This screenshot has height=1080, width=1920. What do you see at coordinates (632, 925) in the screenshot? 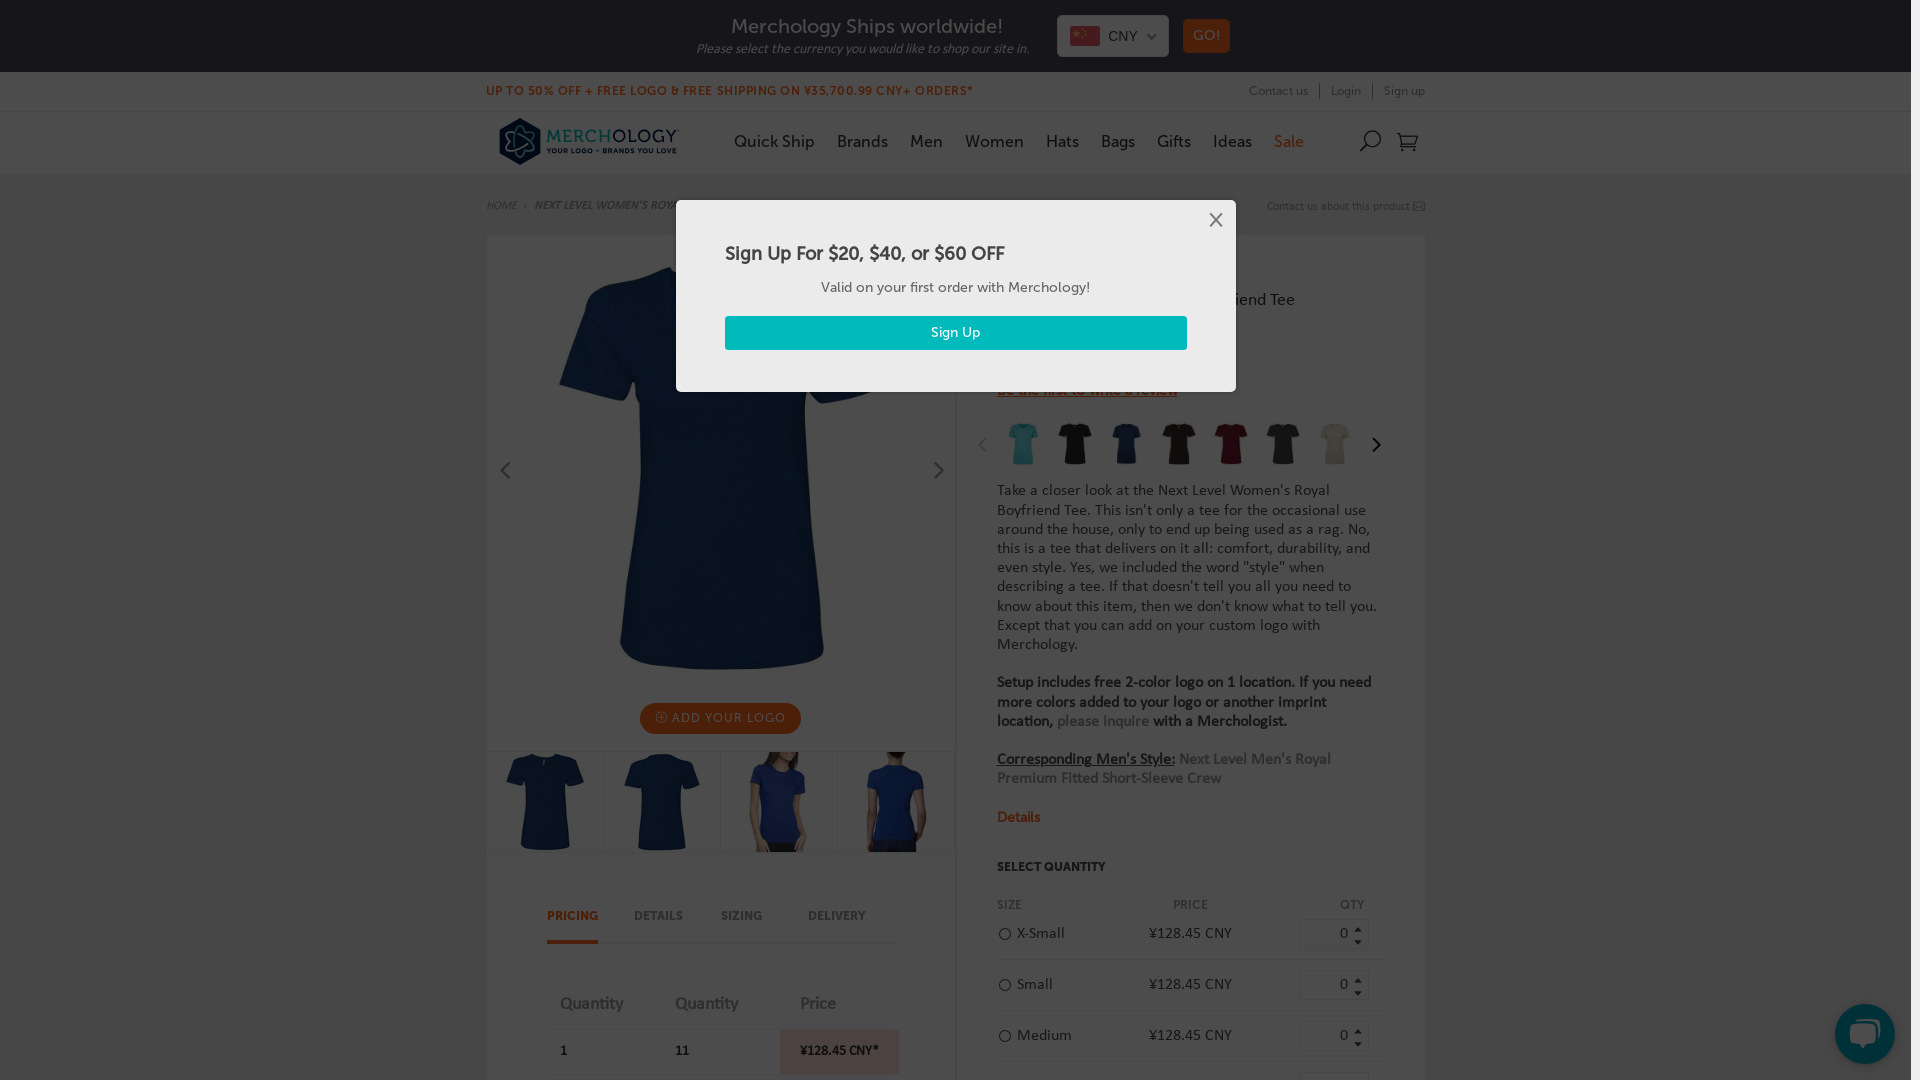
I see `'DETAILS'` at bounding box center [632, 925].